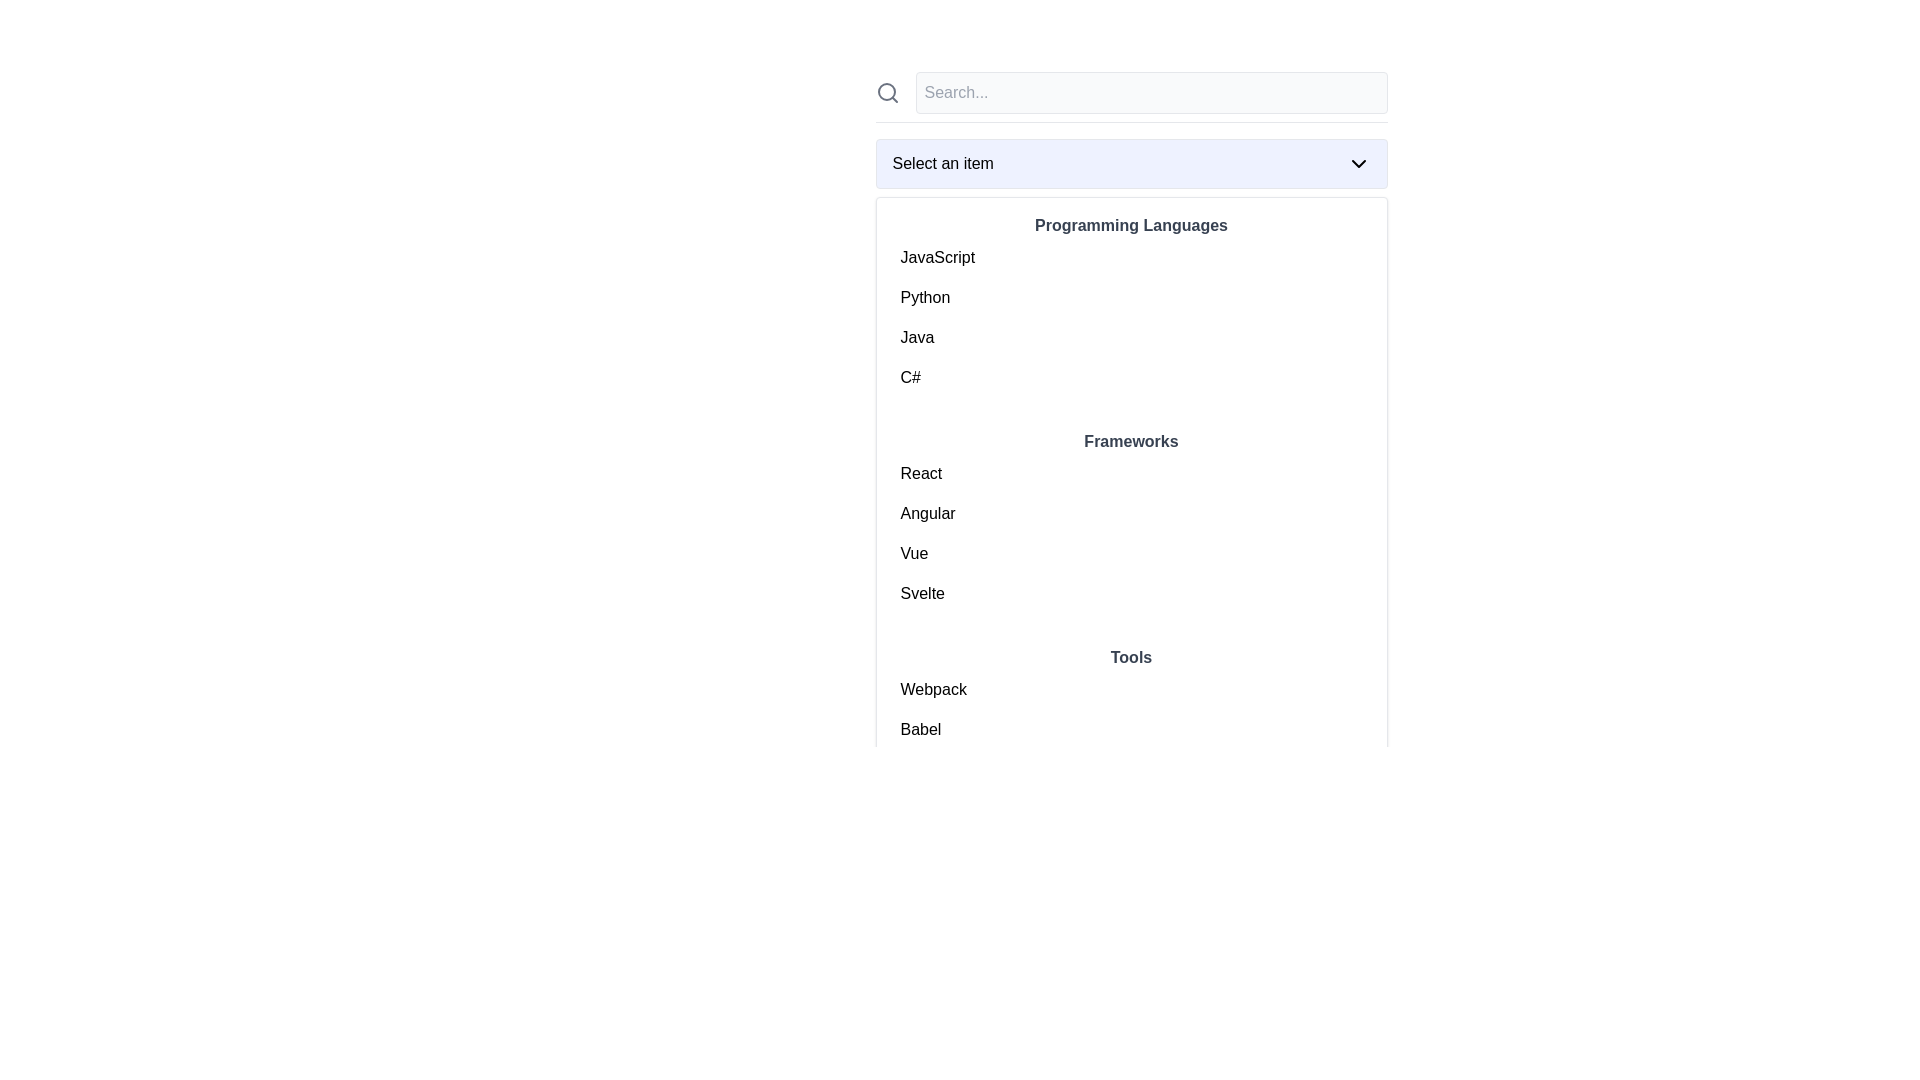 The height and width of the screenshot is (1080, 1920). What do you see at coordinates (1131, 749) in the screenshot?
I see `each item in the vertical list of tools located in the 'Tools' section towards the lower-right quadrant of the interface` at bounding box center [1131, 749].